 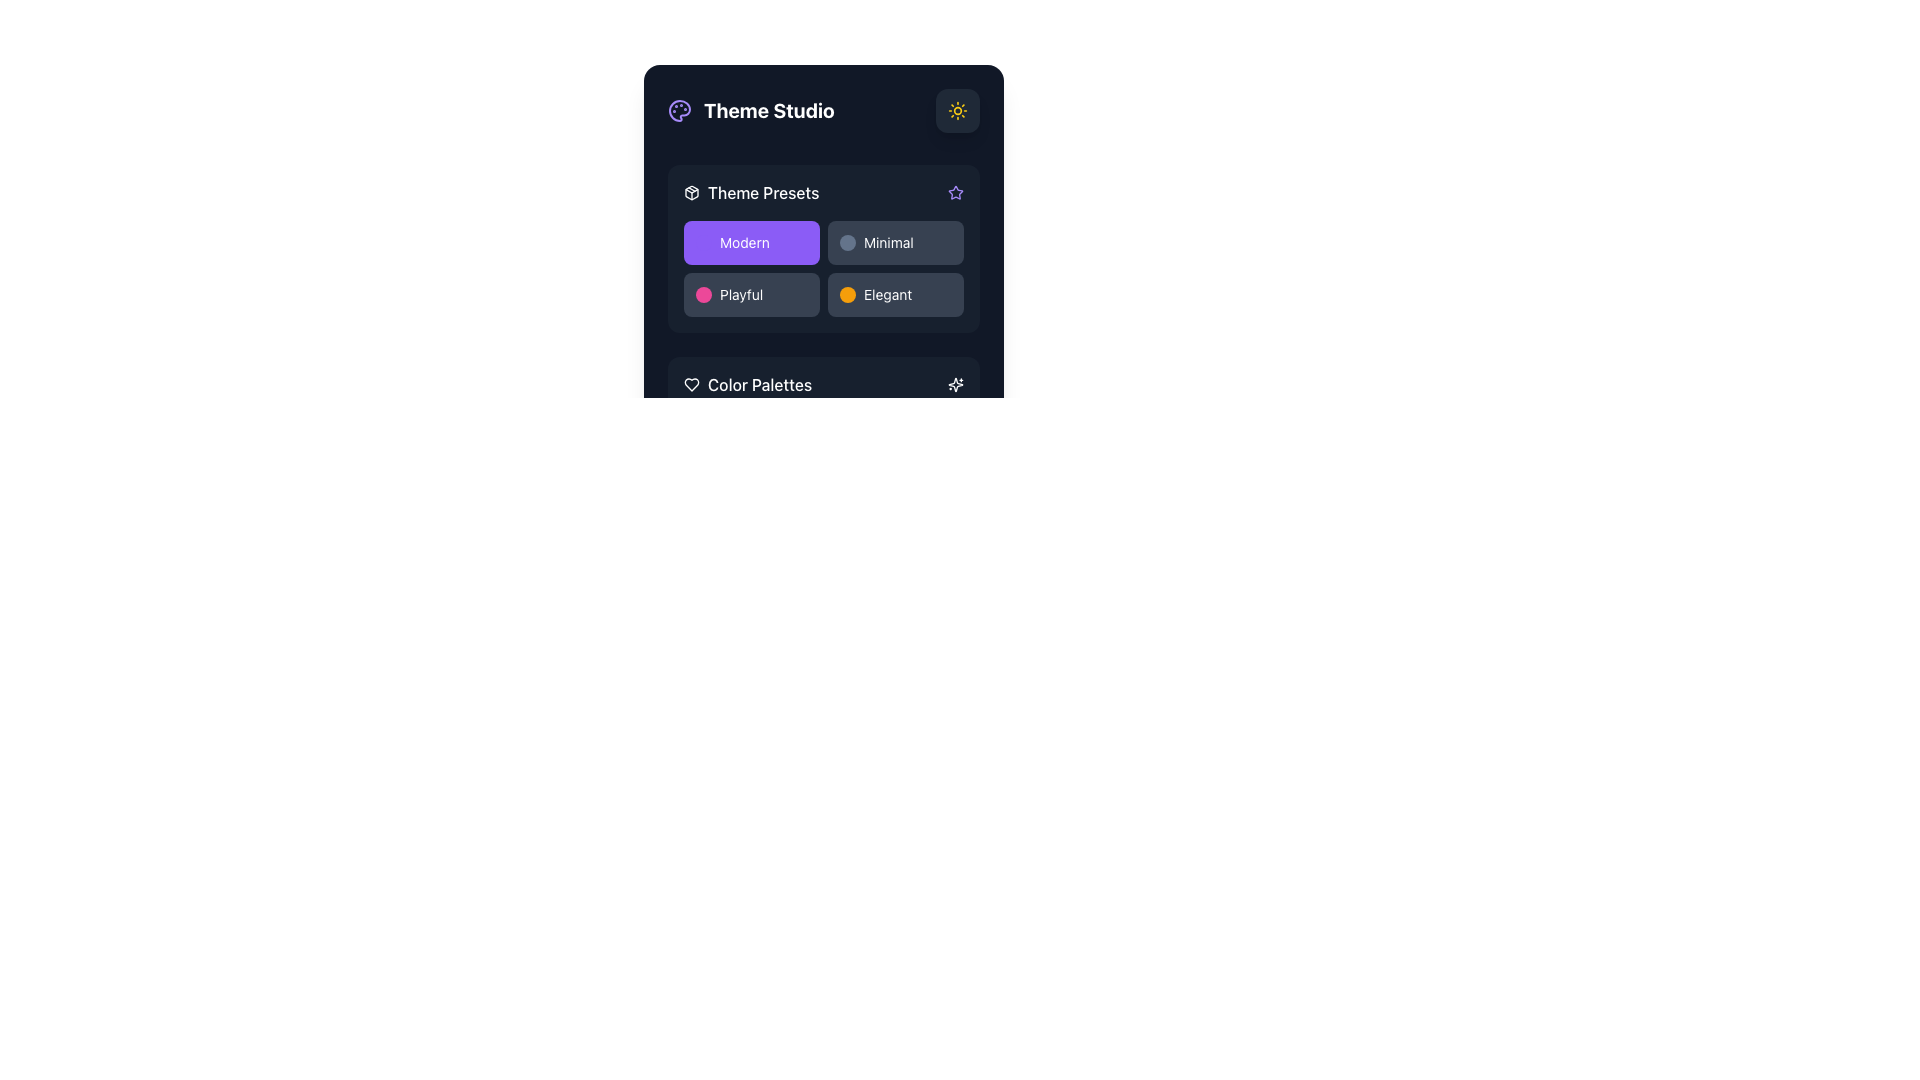 I want to click on the star icon with a violet outline and no fill located at the top-right corner of the Theme Presets section, so click(x=954, y=192).